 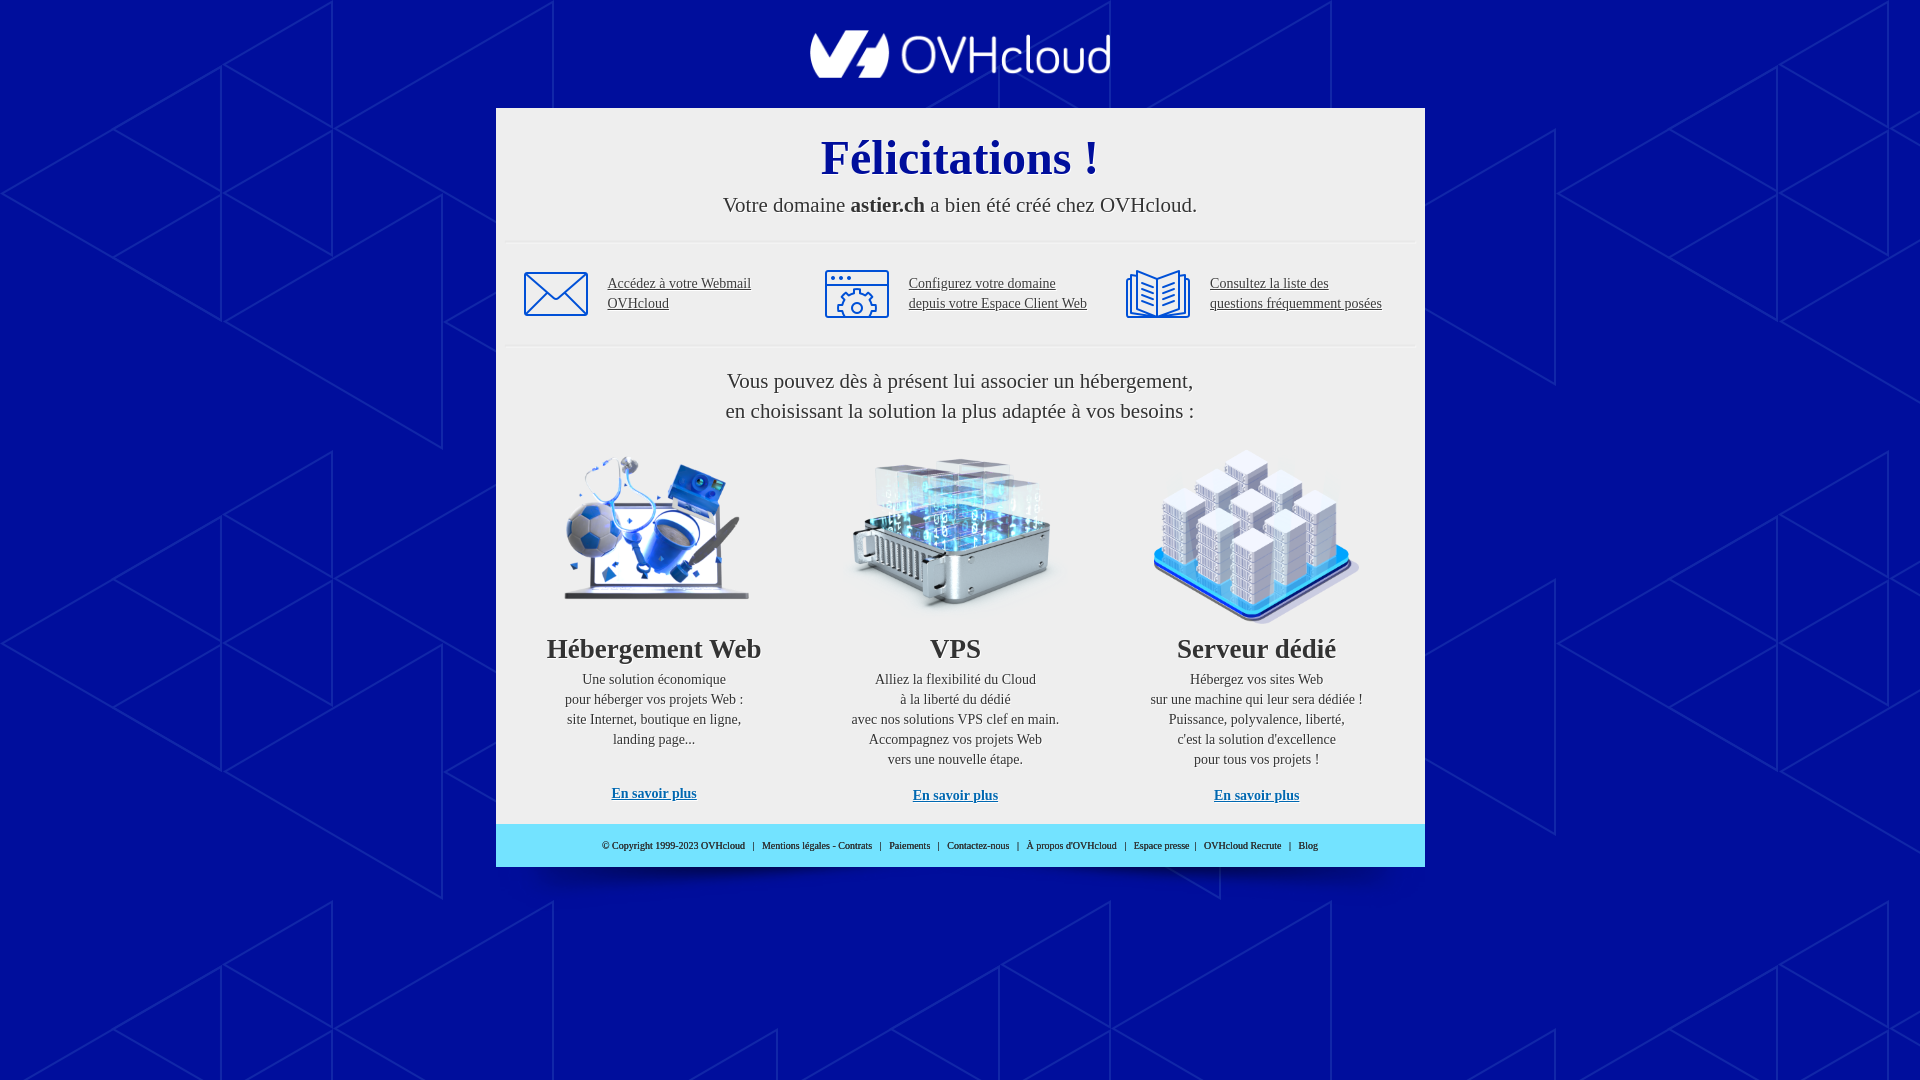 What do you see at coordinates (978, 845) in the screenshot?
I see `'Contactez-nous'` at bounding box center [978, 845].